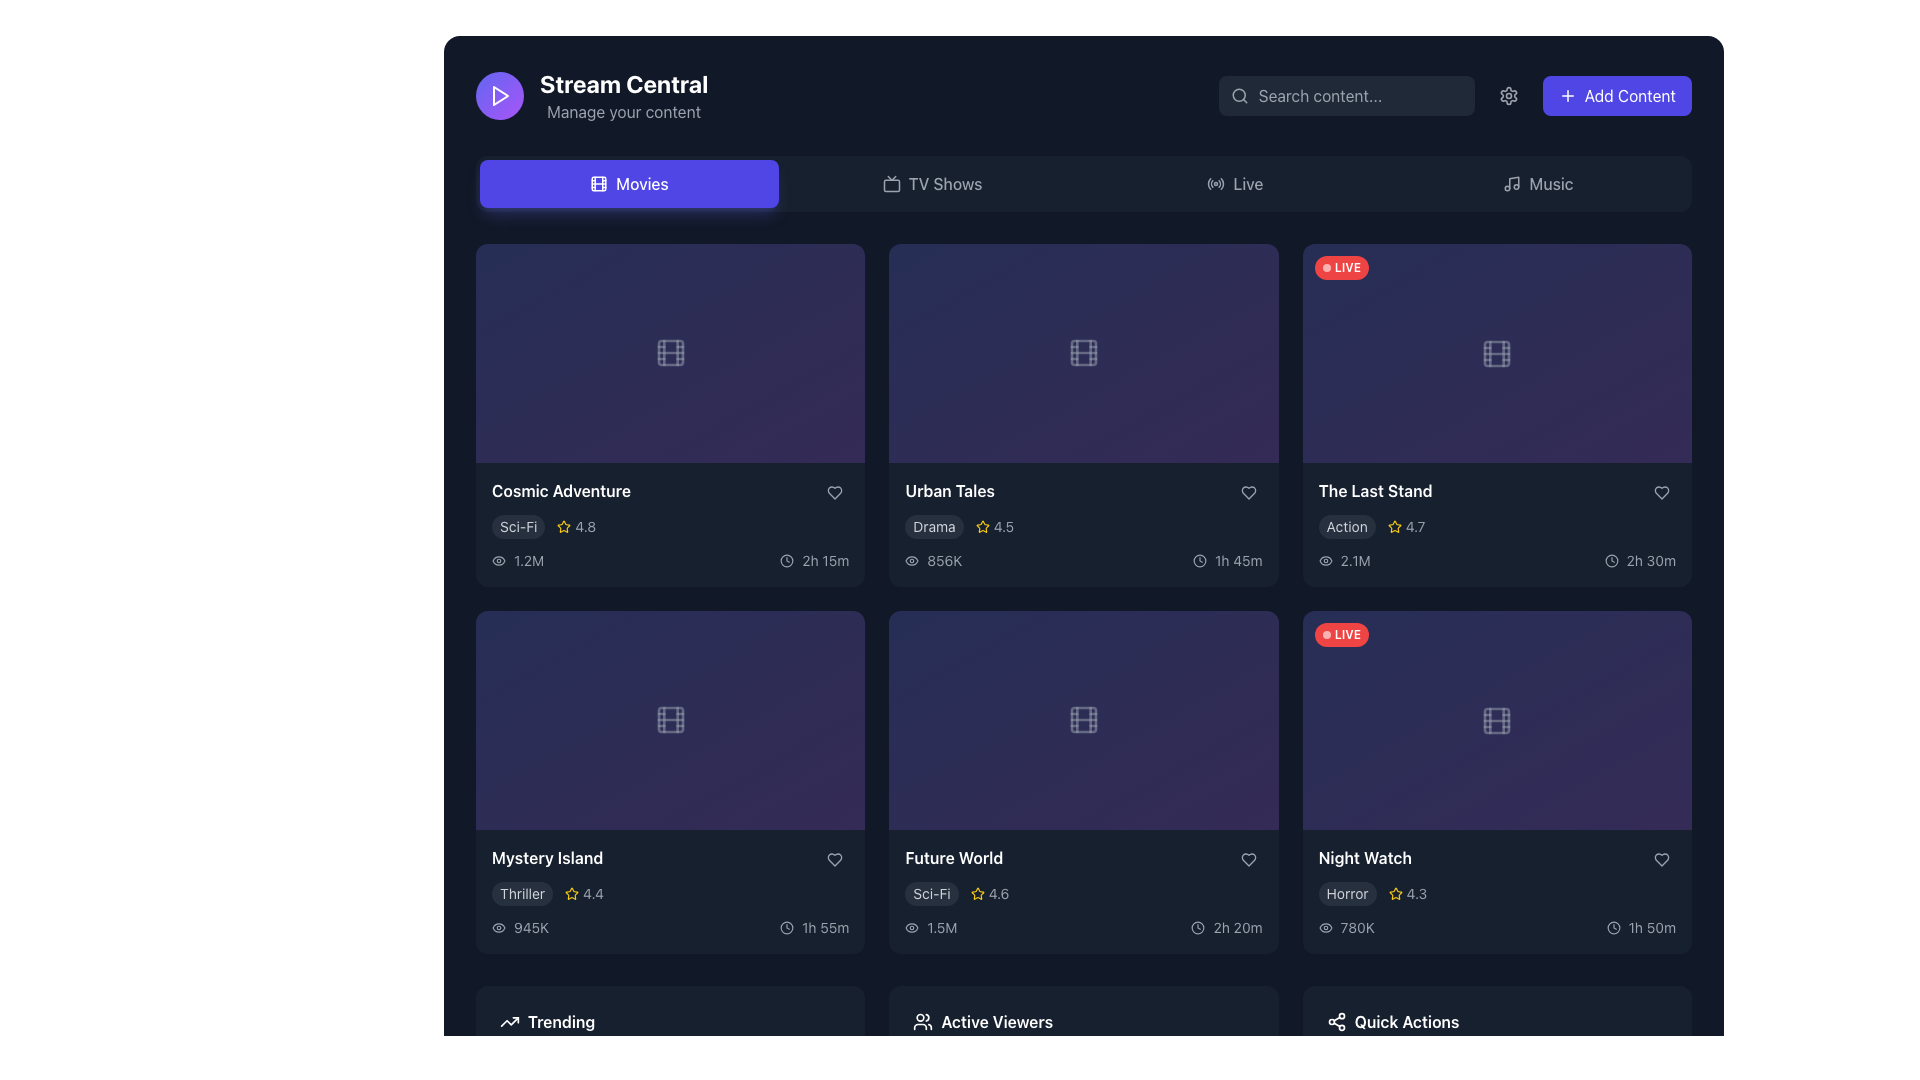 This screenshot has width=1920, height=1080. I want to click on the decorative graphical element representing a film or movie within the media item card located in the second column of the first row of the grid layout, so click(1083, 352).